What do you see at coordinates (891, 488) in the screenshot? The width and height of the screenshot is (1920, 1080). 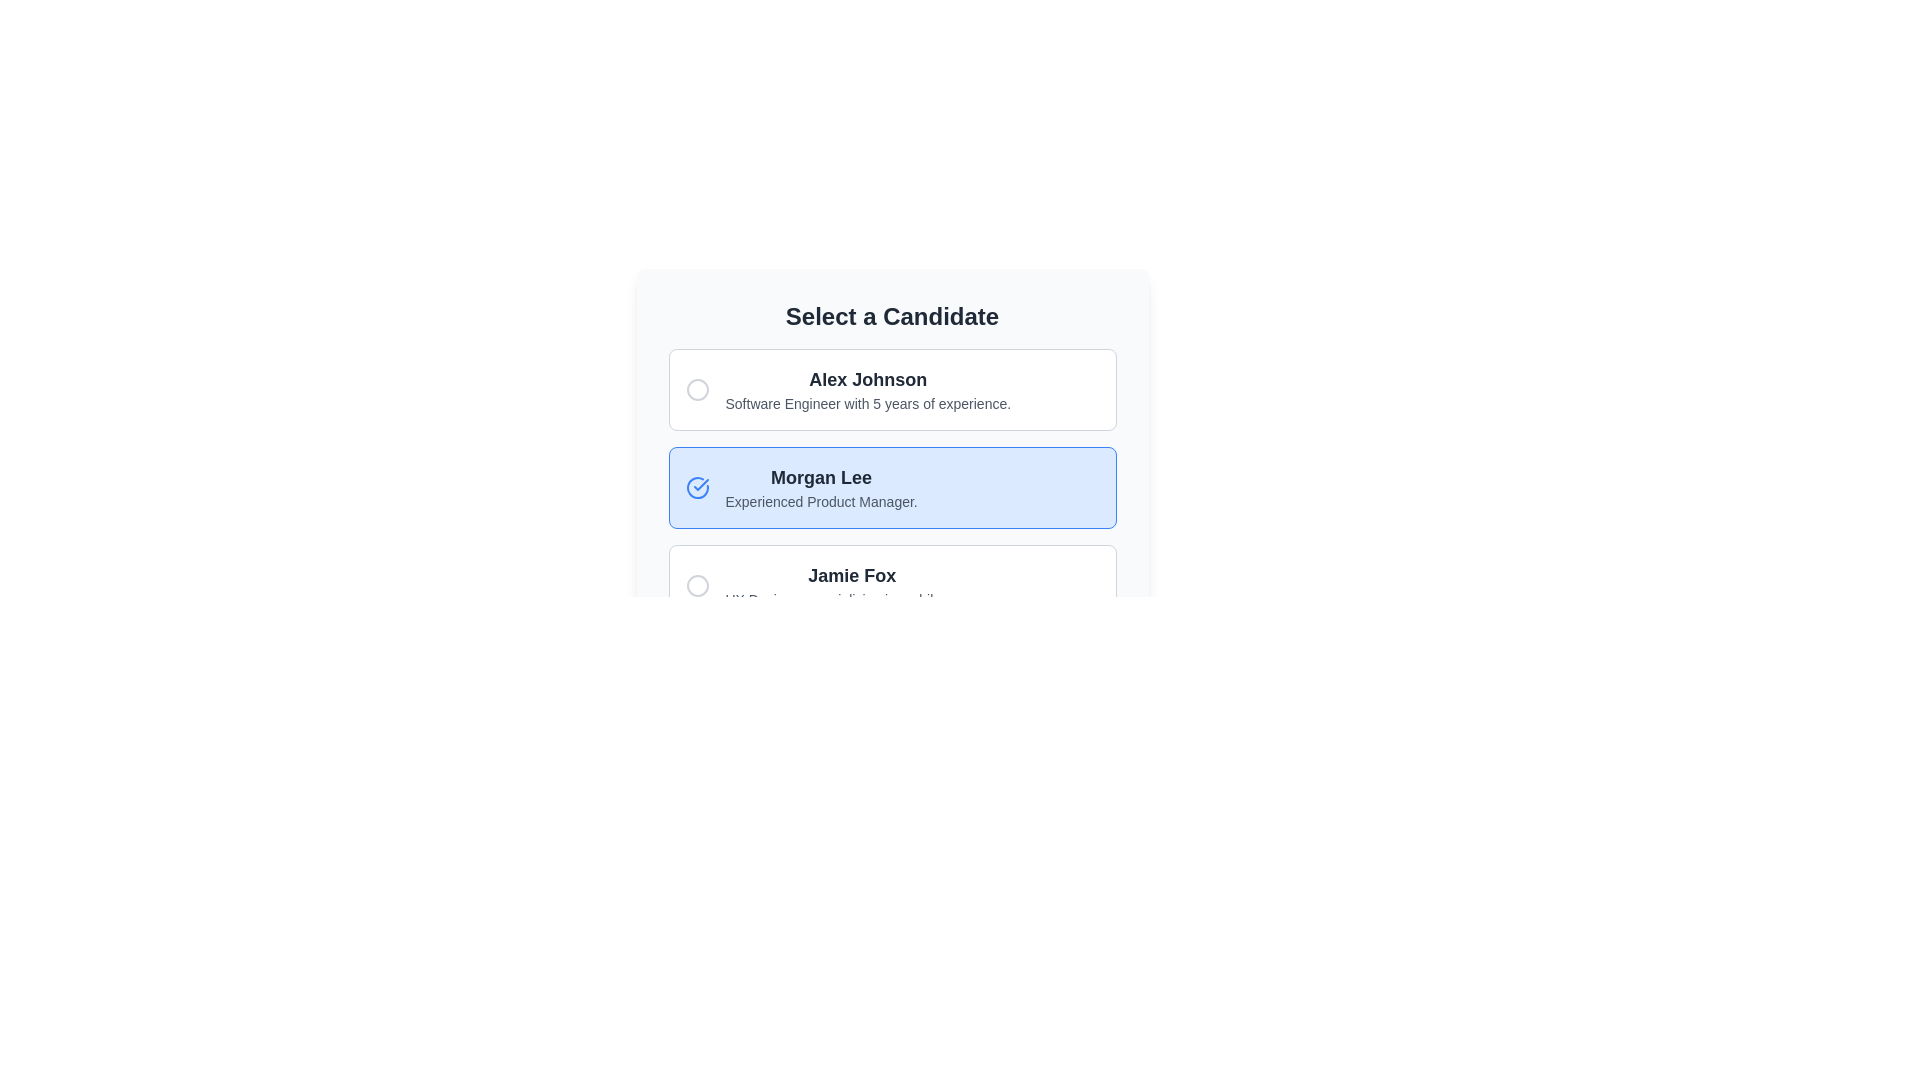 I see `the selectable option for 'Morgan Lee' in the list of candidates` at bounding box center [891, 488].